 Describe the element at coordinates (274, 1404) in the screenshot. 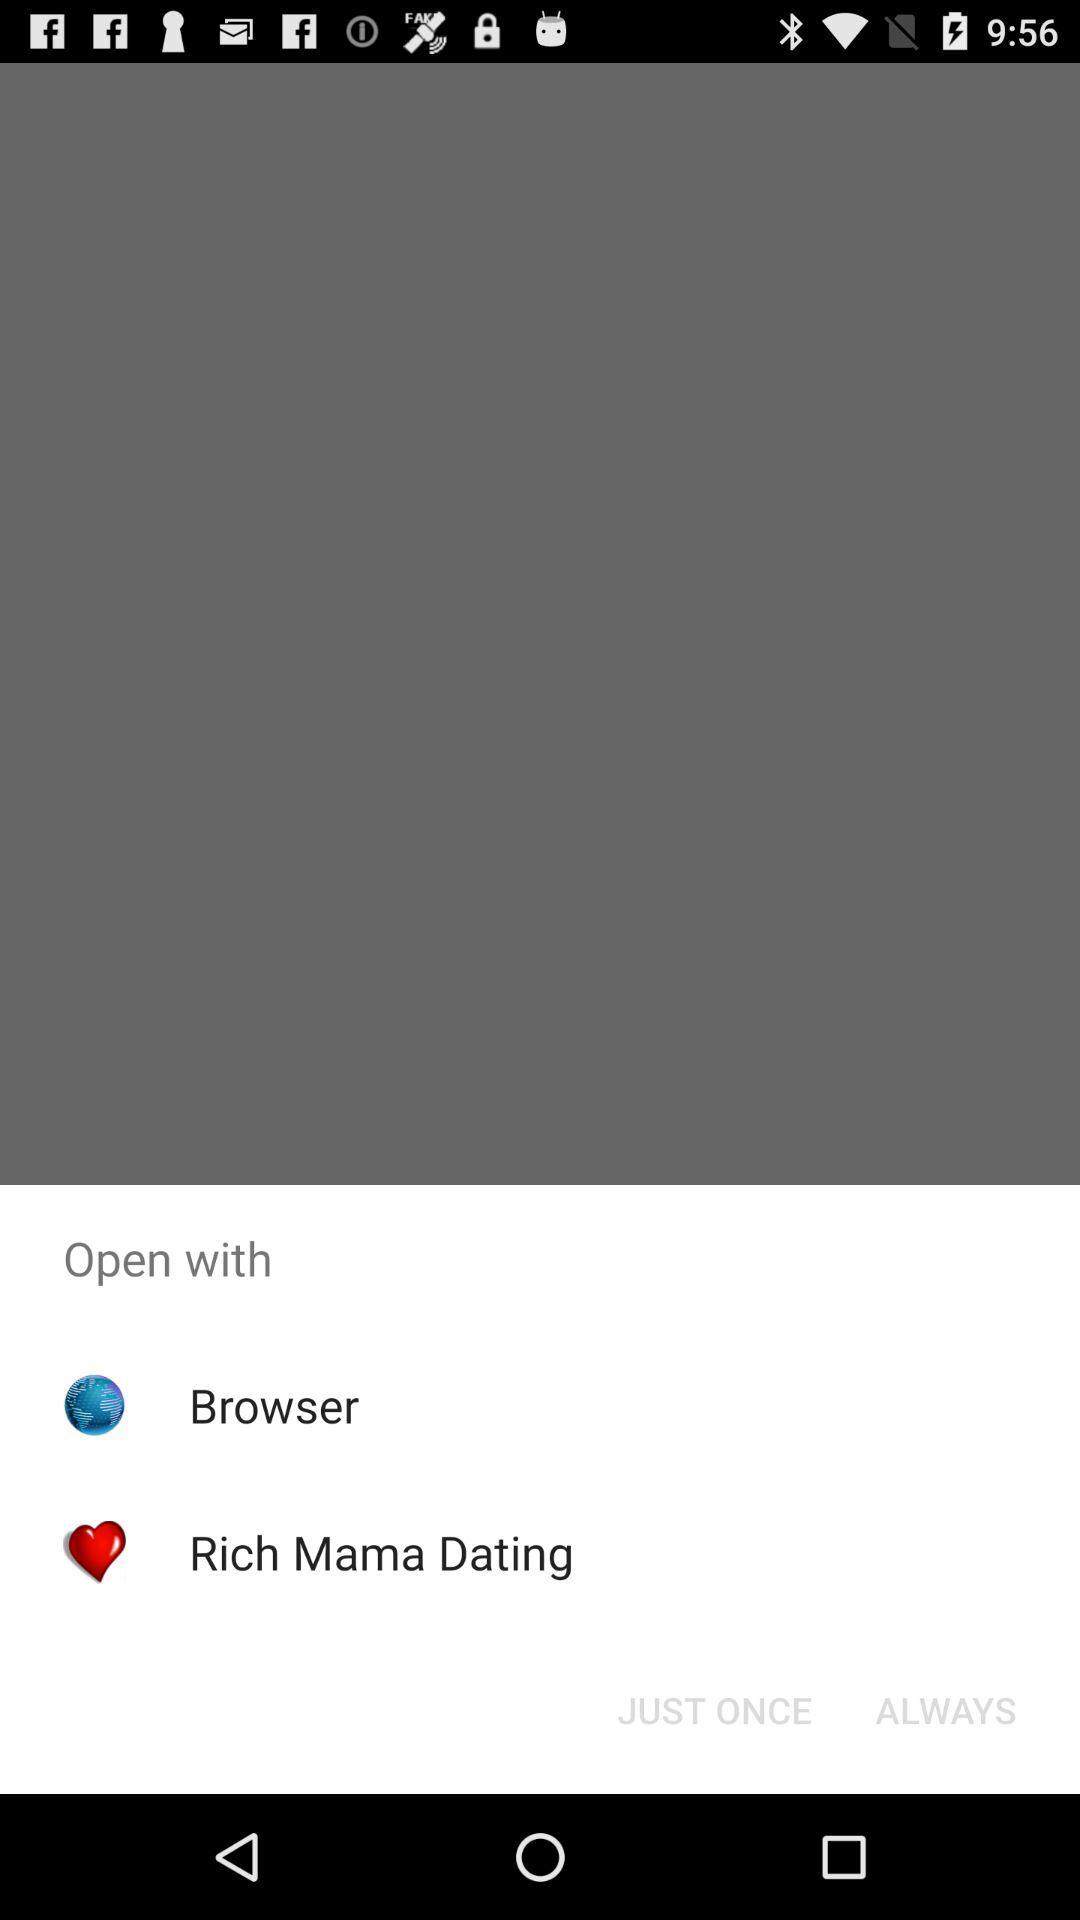

I see `the browser item` at that location.